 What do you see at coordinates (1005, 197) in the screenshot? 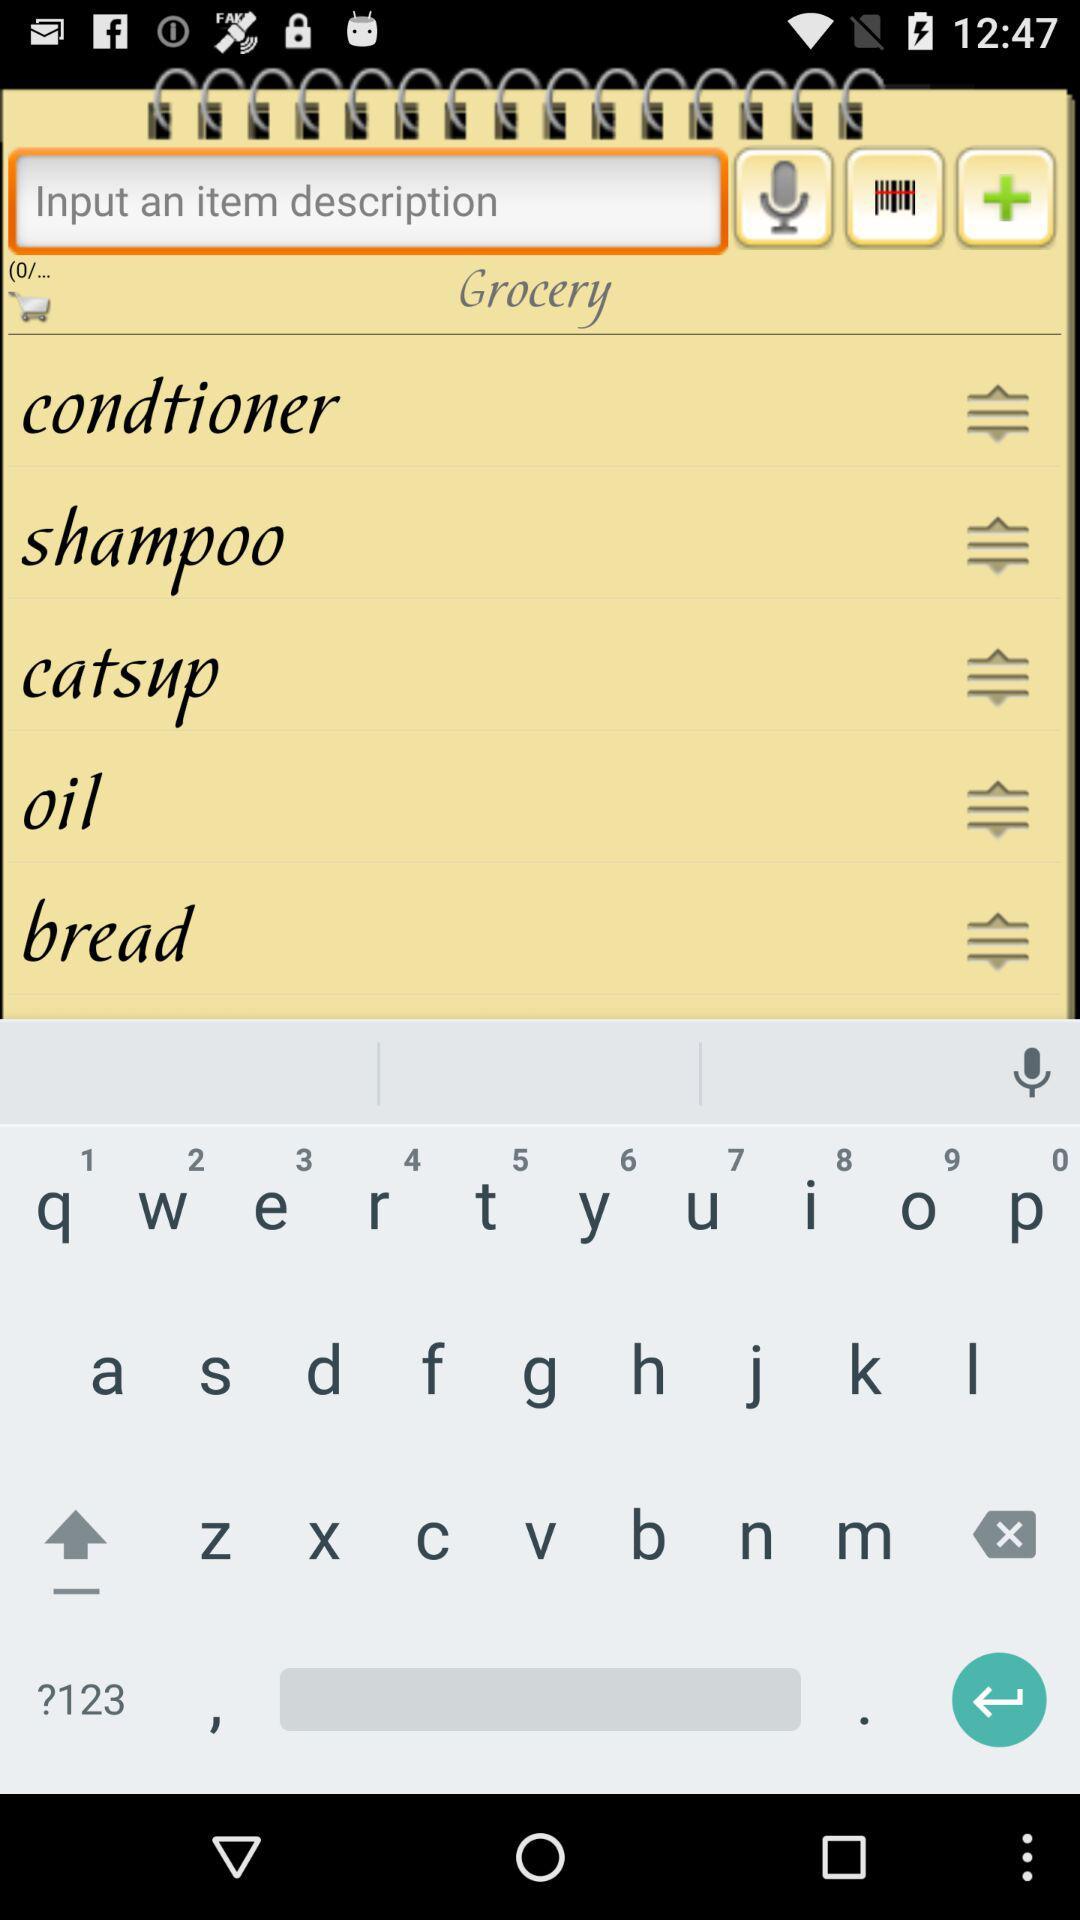
I see `item button` at bounding box center [1005, 197].